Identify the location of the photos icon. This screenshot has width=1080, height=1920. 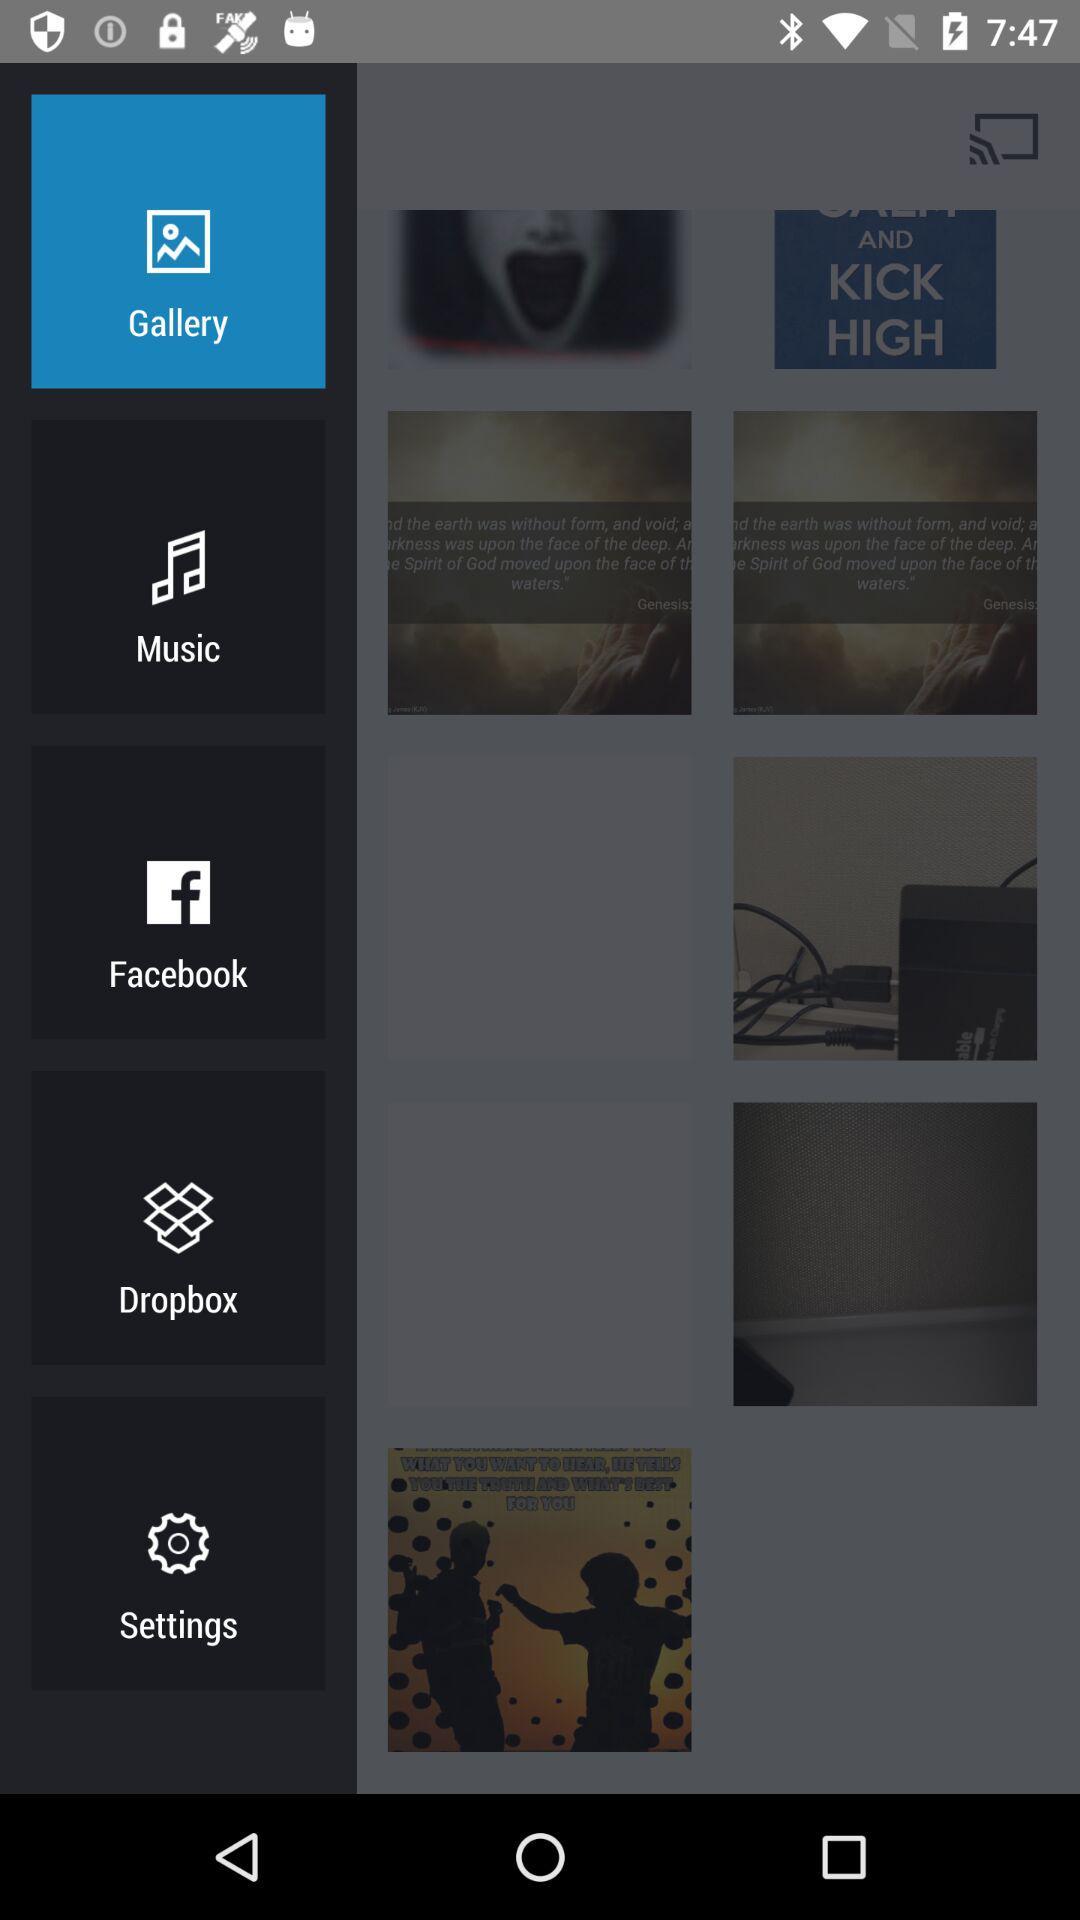
(254, 135).